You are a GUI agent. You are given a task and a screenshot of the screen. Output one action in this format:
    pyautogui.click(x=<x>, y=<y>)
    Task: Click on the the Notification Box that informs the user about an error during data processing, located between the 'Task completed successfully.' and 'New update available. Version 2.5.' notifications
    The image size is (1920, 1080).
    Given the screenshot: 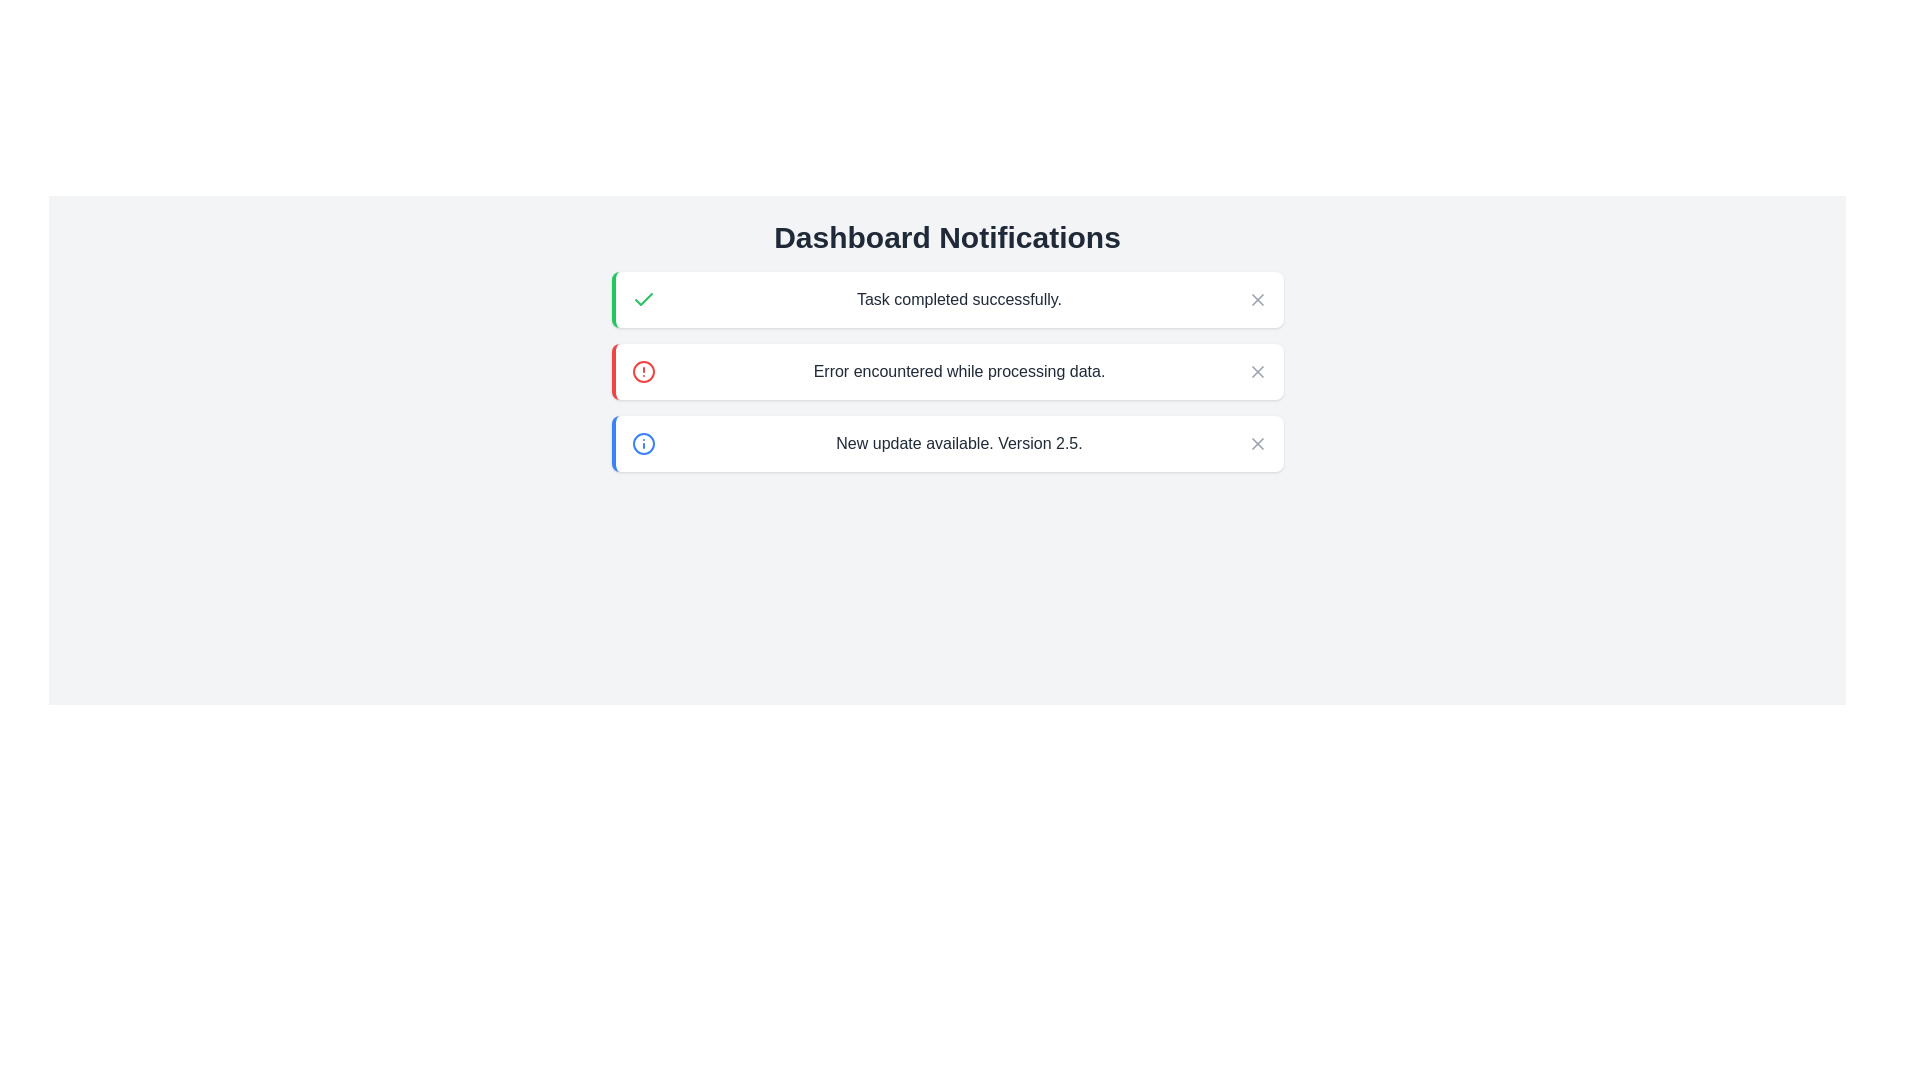 What is the action you would take?
    pyautogui.click(x=946, y=371)
    